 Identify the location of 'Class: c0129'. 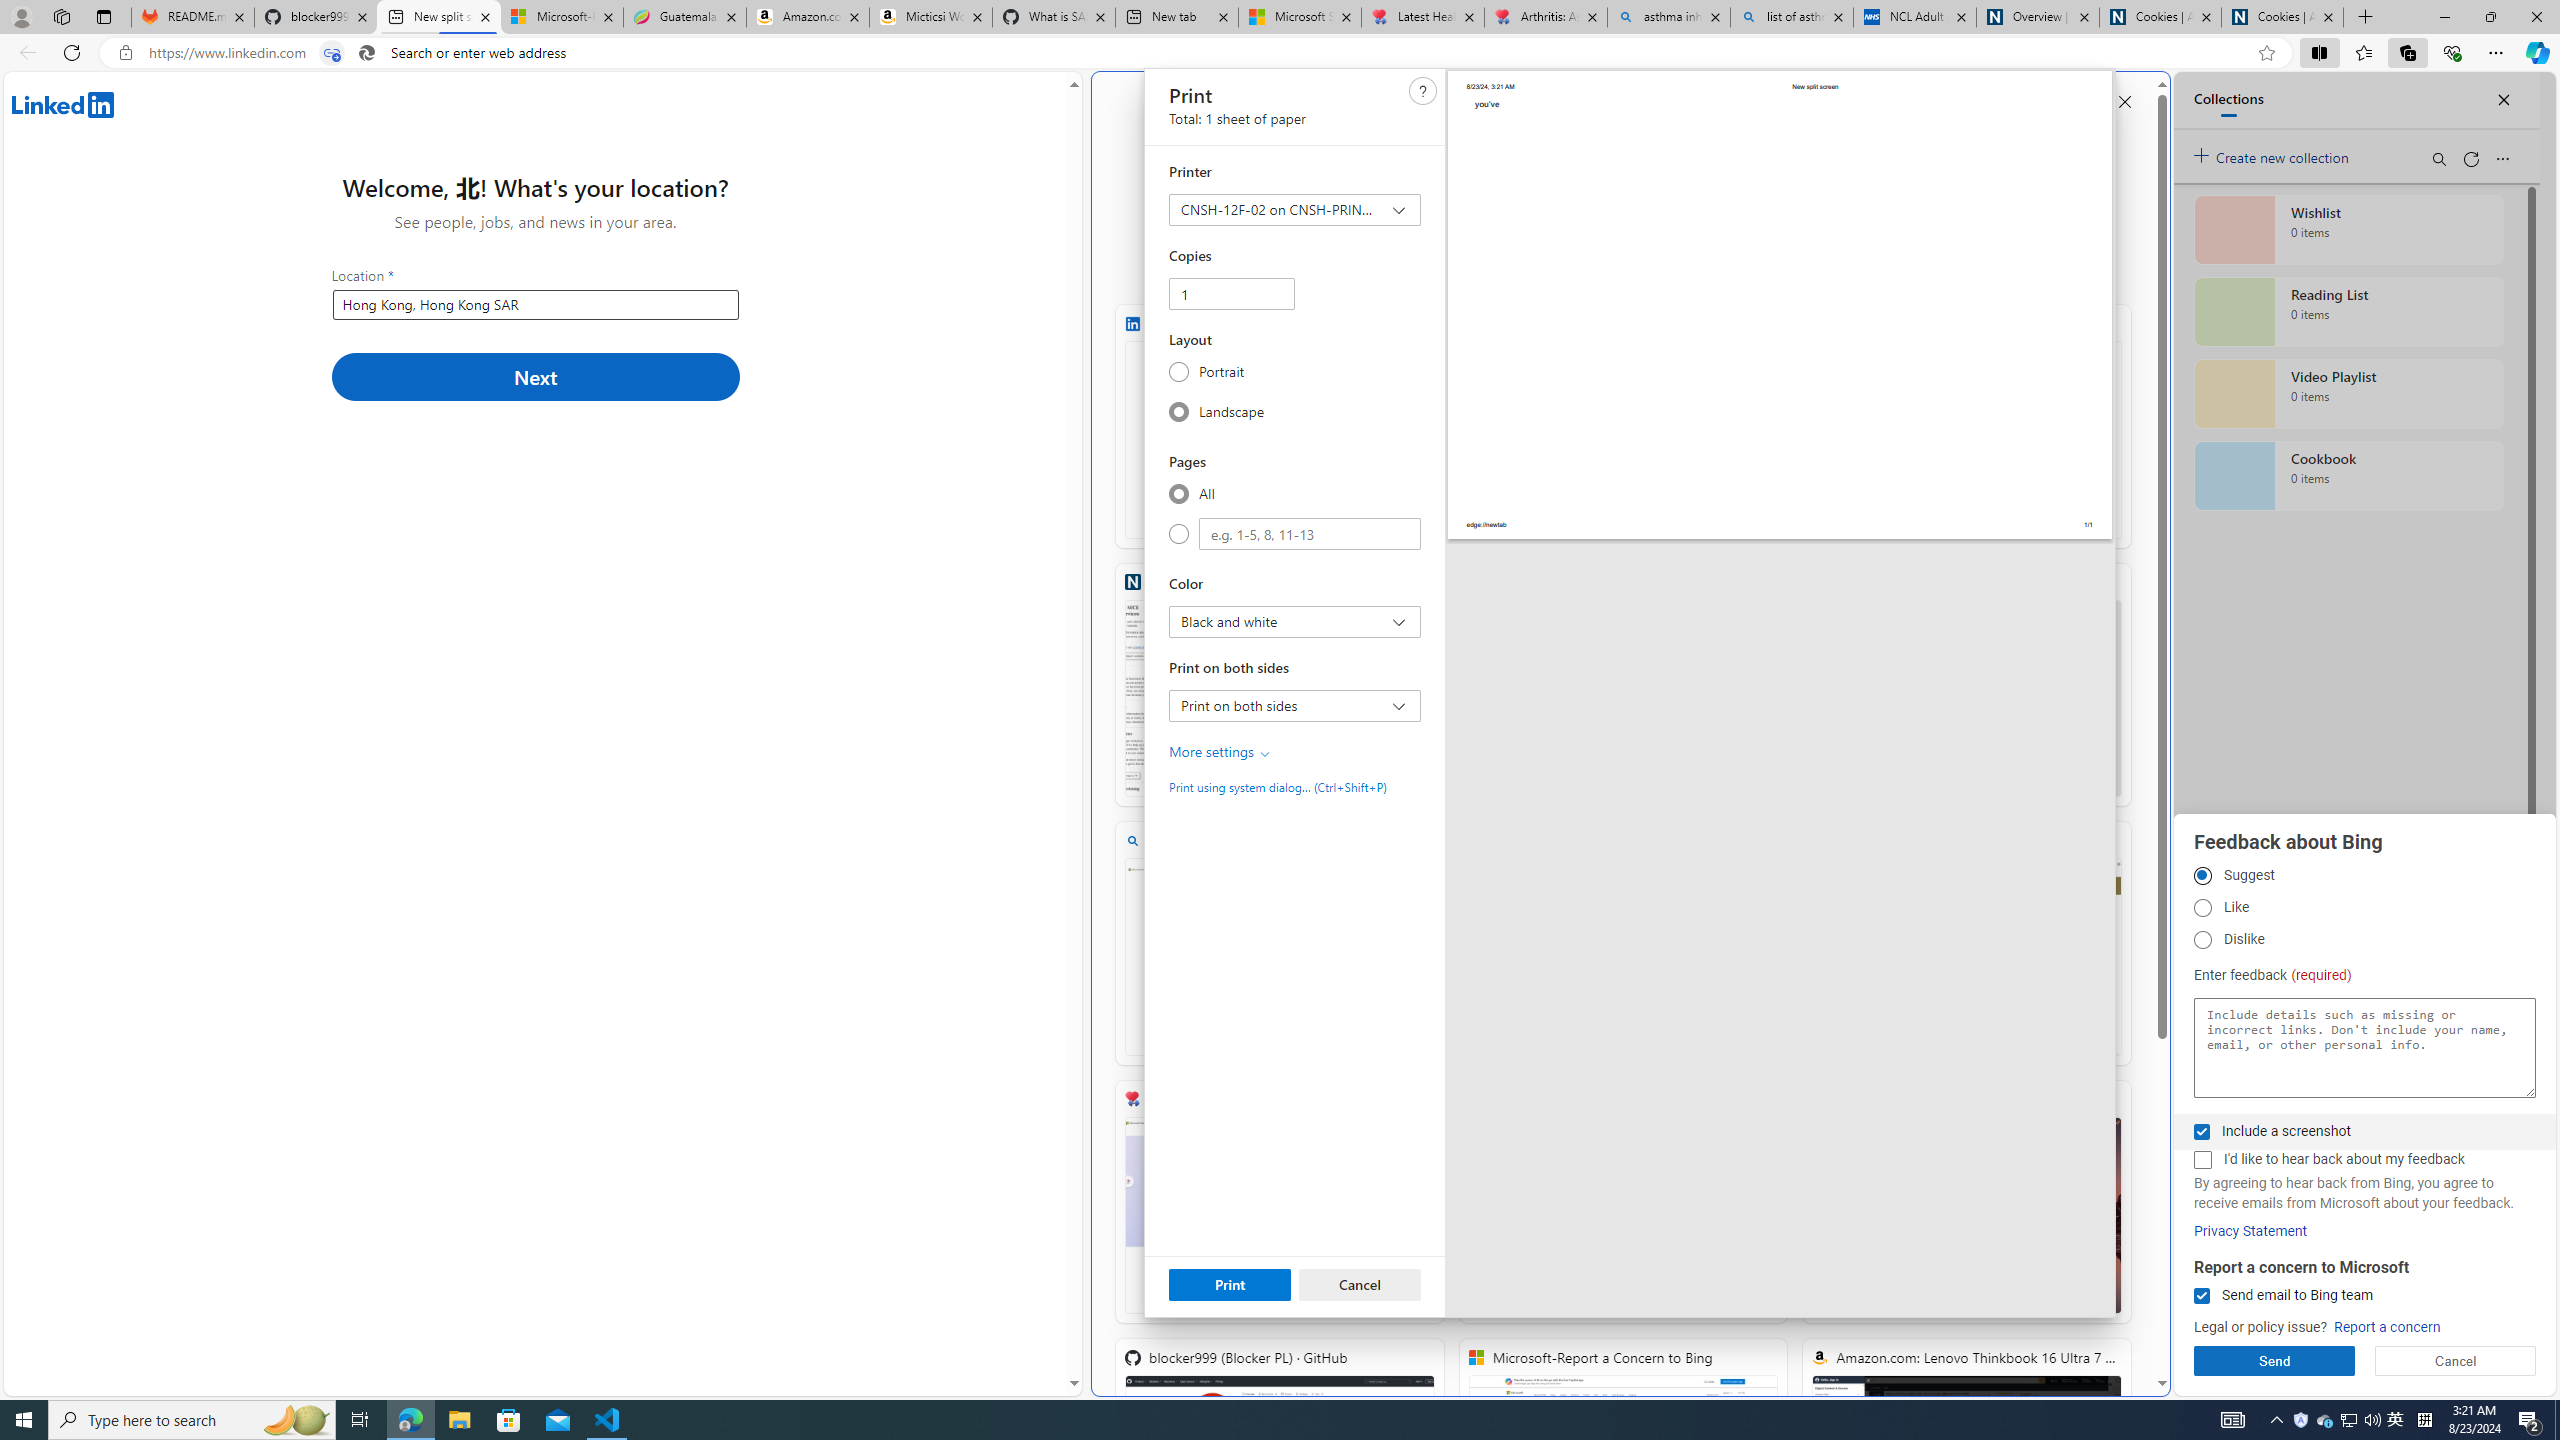
(1422, 91).